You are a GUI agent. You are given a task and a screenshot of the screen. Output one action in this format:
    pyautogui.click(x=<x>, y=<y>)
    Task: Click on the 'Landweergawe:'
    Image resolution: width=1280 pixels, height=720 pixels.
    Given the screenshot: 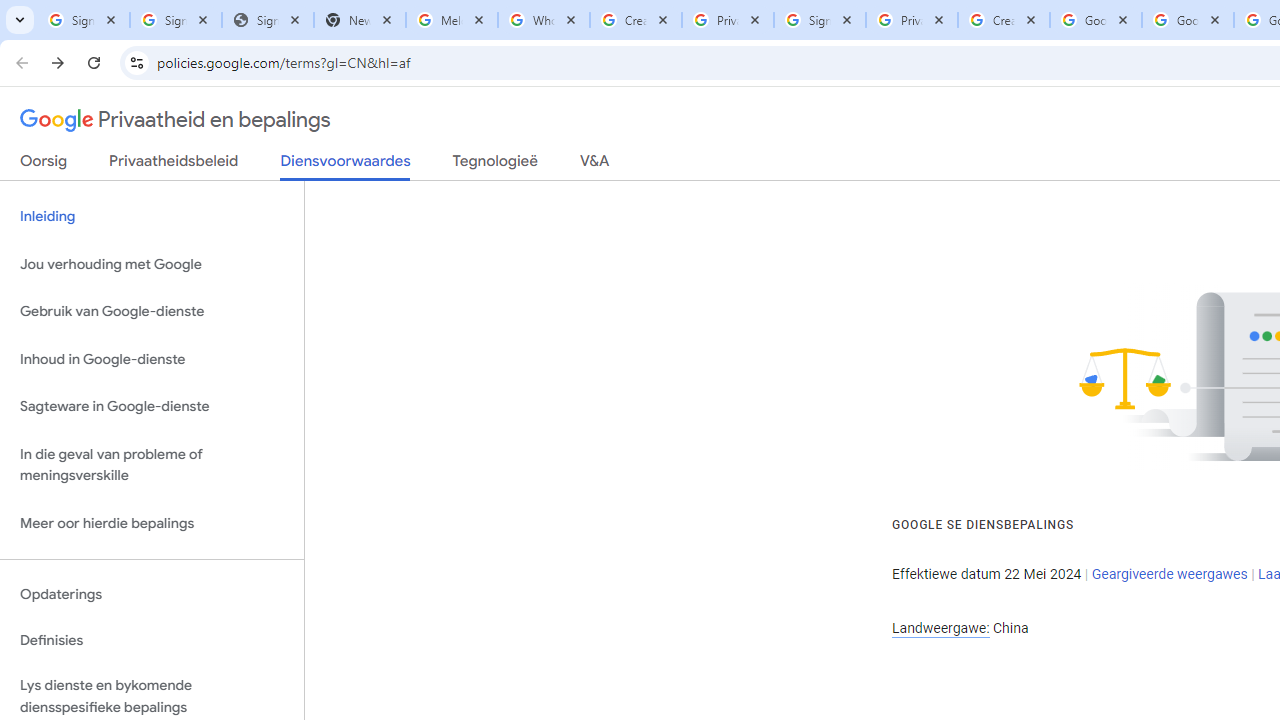 What is the action you would take?
    pyautogui.click(x=939, y=627)
    